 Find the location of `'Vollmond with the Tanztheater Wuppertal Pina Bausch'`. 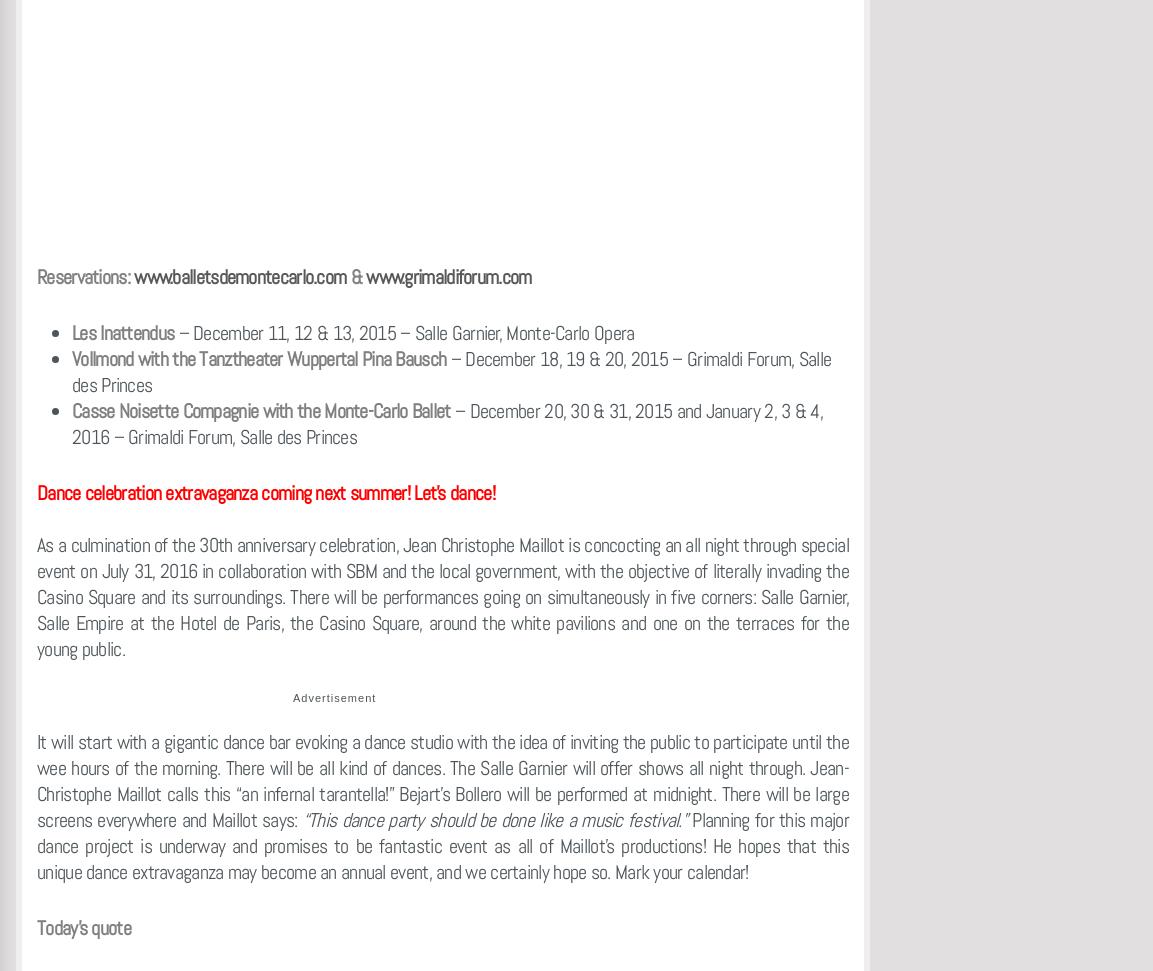

'Vollmond with the Tanztheater Wuppertal Pina Bausch' is located at coordinates (70, 358).